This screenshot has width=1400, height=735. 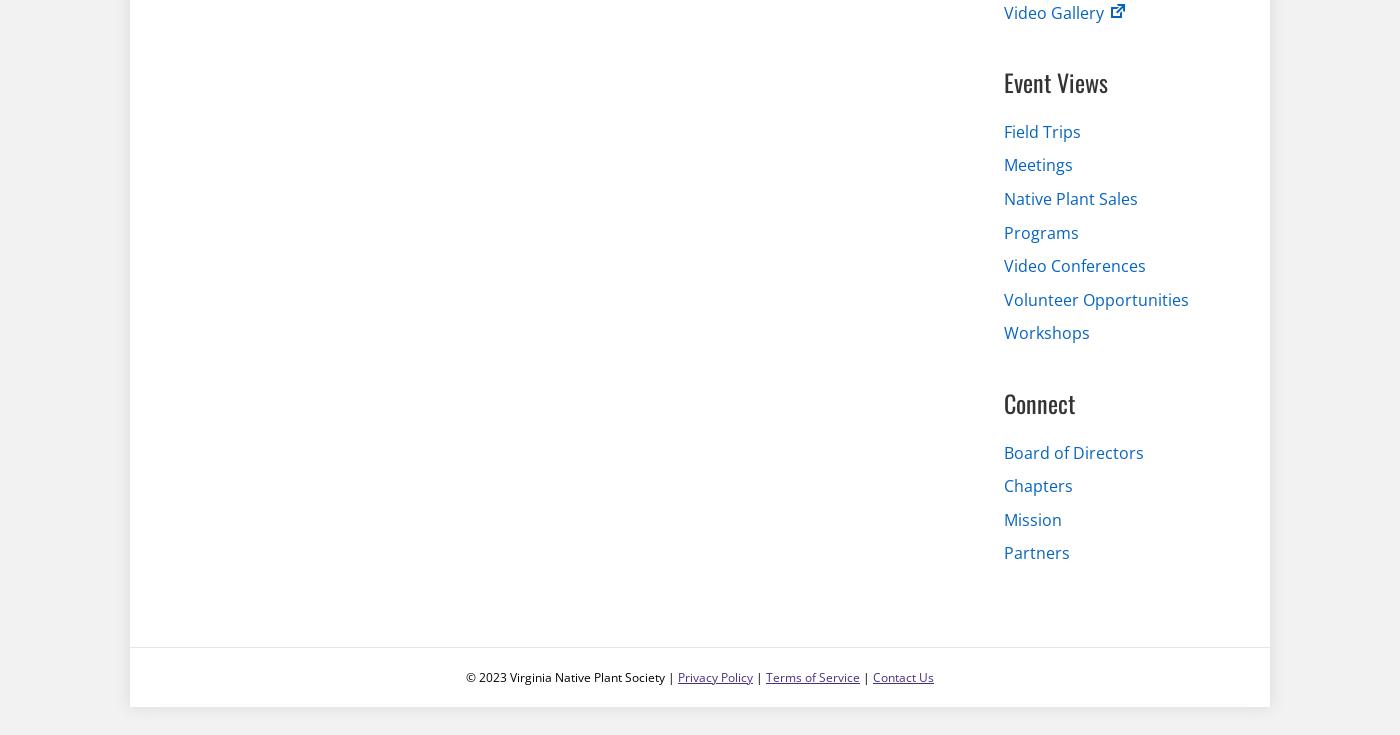 What do you see at coordinates (1041, 230) in the screenshot?
I see `'Programs'` at bounding box center [1041, 230].